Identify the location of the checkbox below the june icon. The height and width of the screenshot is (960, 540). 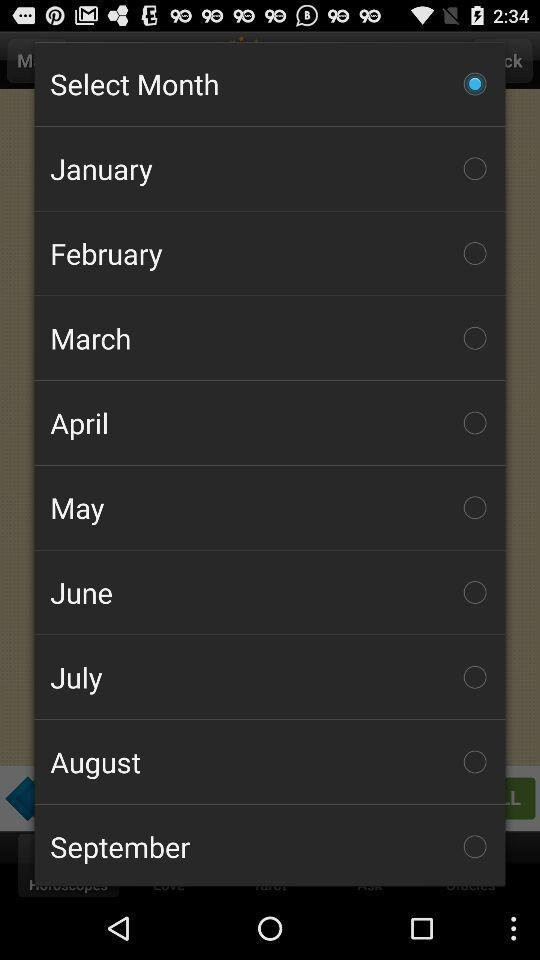
(270, 677).